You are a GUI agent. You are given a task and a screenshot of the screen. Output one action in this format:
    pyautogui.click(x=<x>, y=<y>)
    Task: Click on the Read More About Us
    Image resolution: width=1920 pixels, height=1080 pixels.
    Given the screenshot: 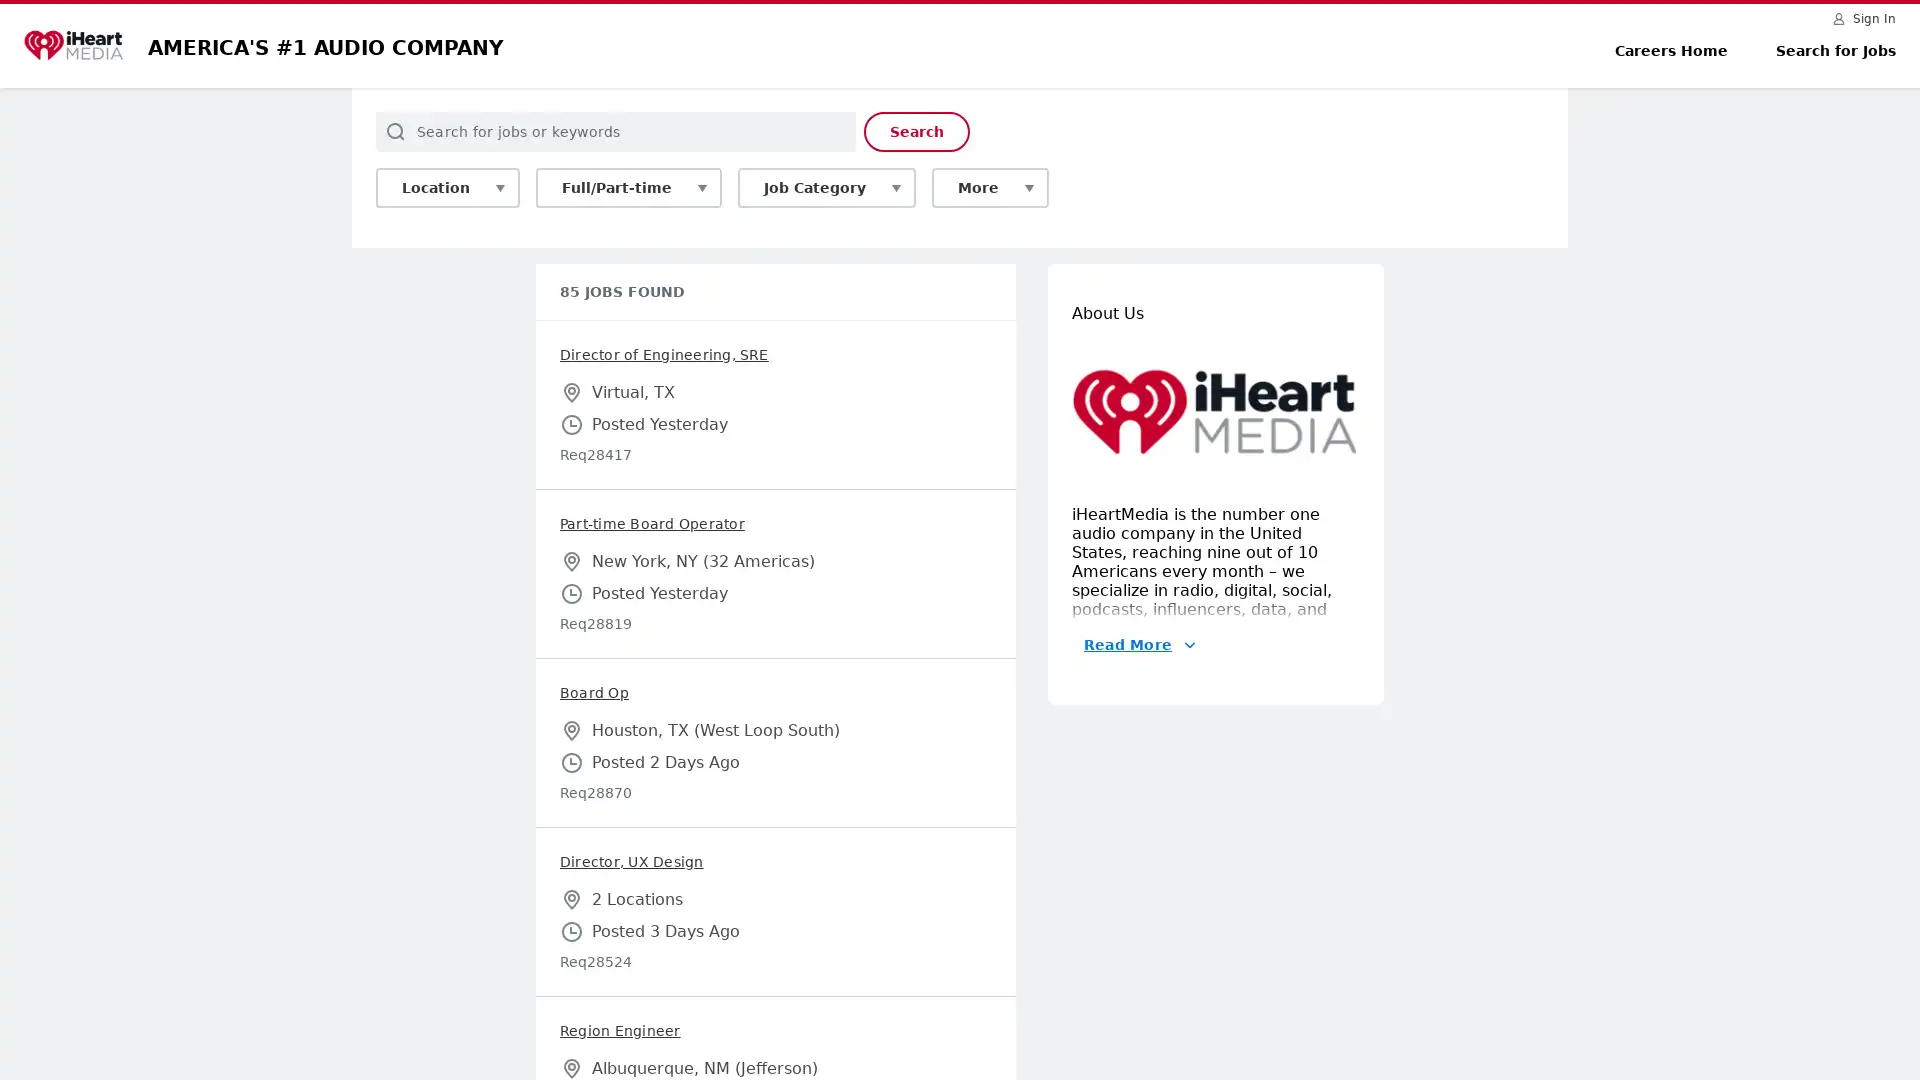 What is the action you would take?
    pyautogui.click(x=1129, y=1014)
    